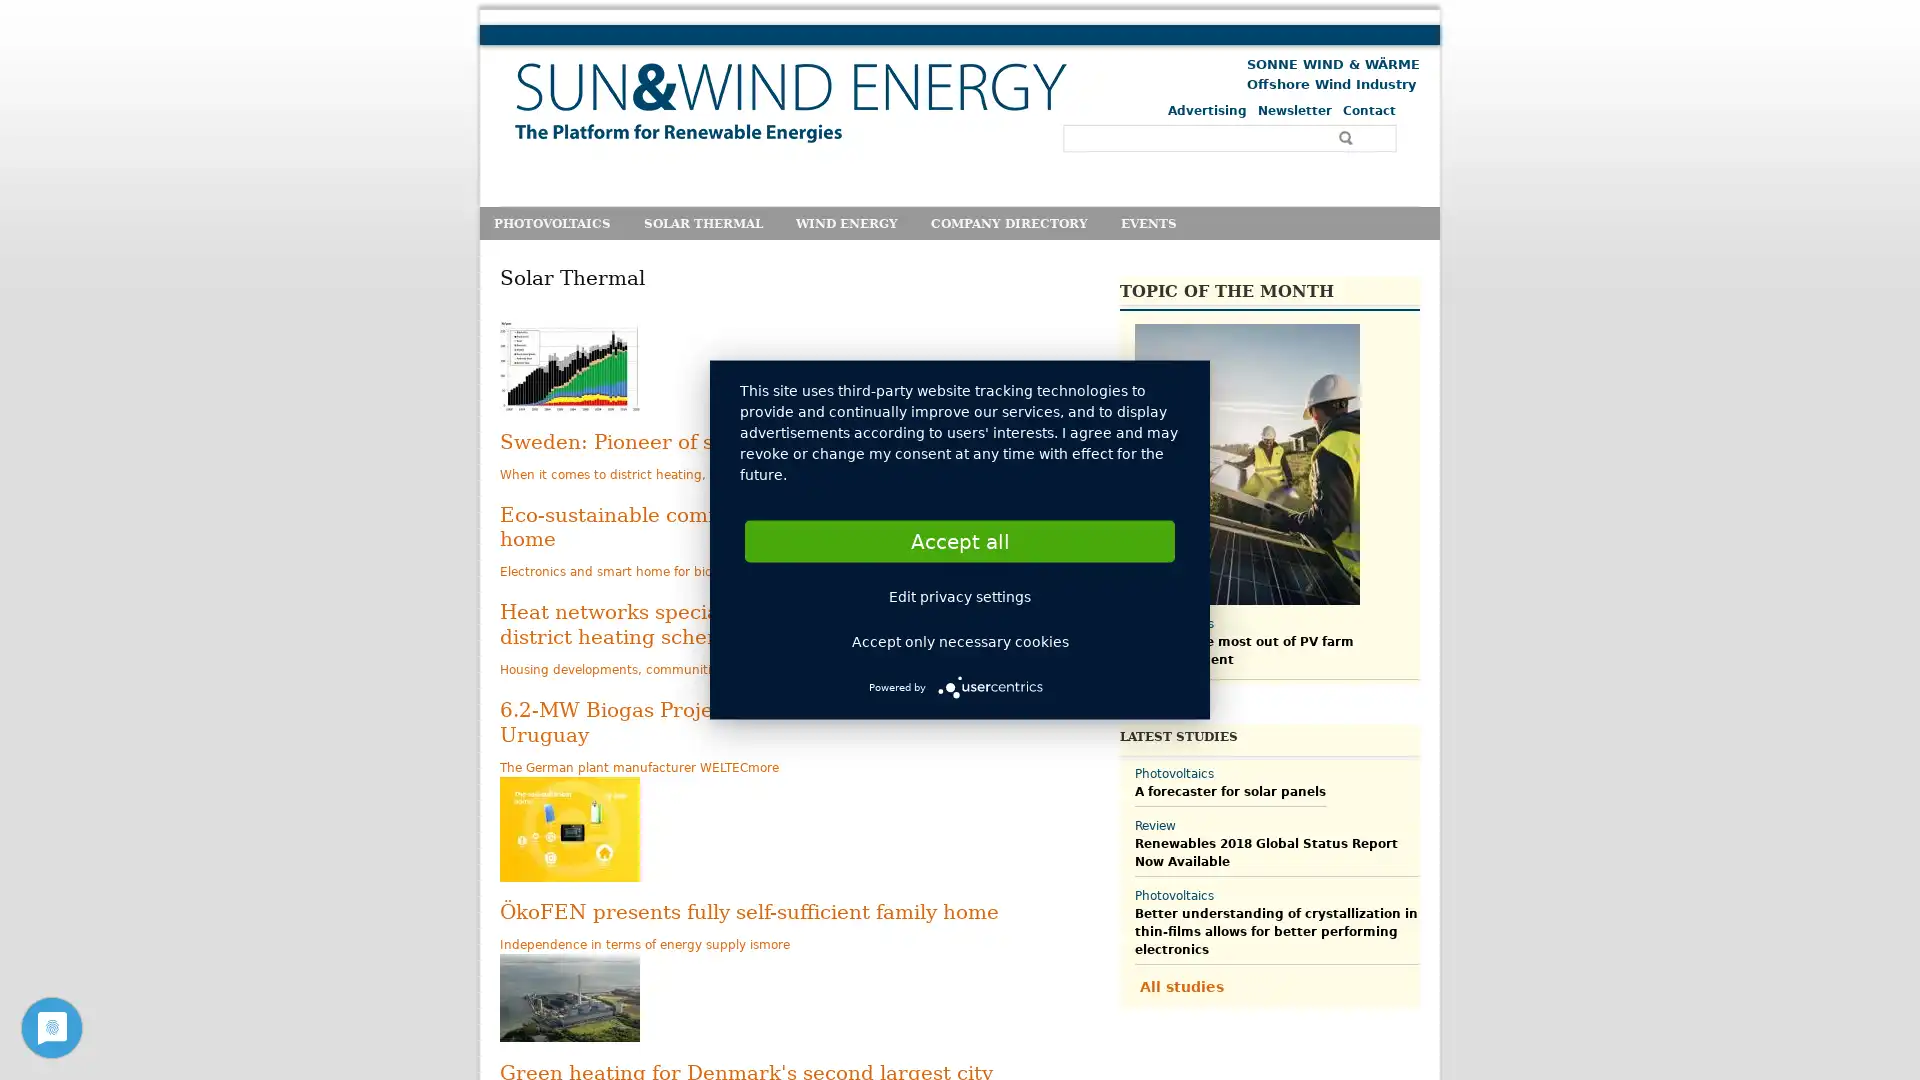 This screenshot has width=1920, height=1080. I want to click on Accept, so click(960, 540).